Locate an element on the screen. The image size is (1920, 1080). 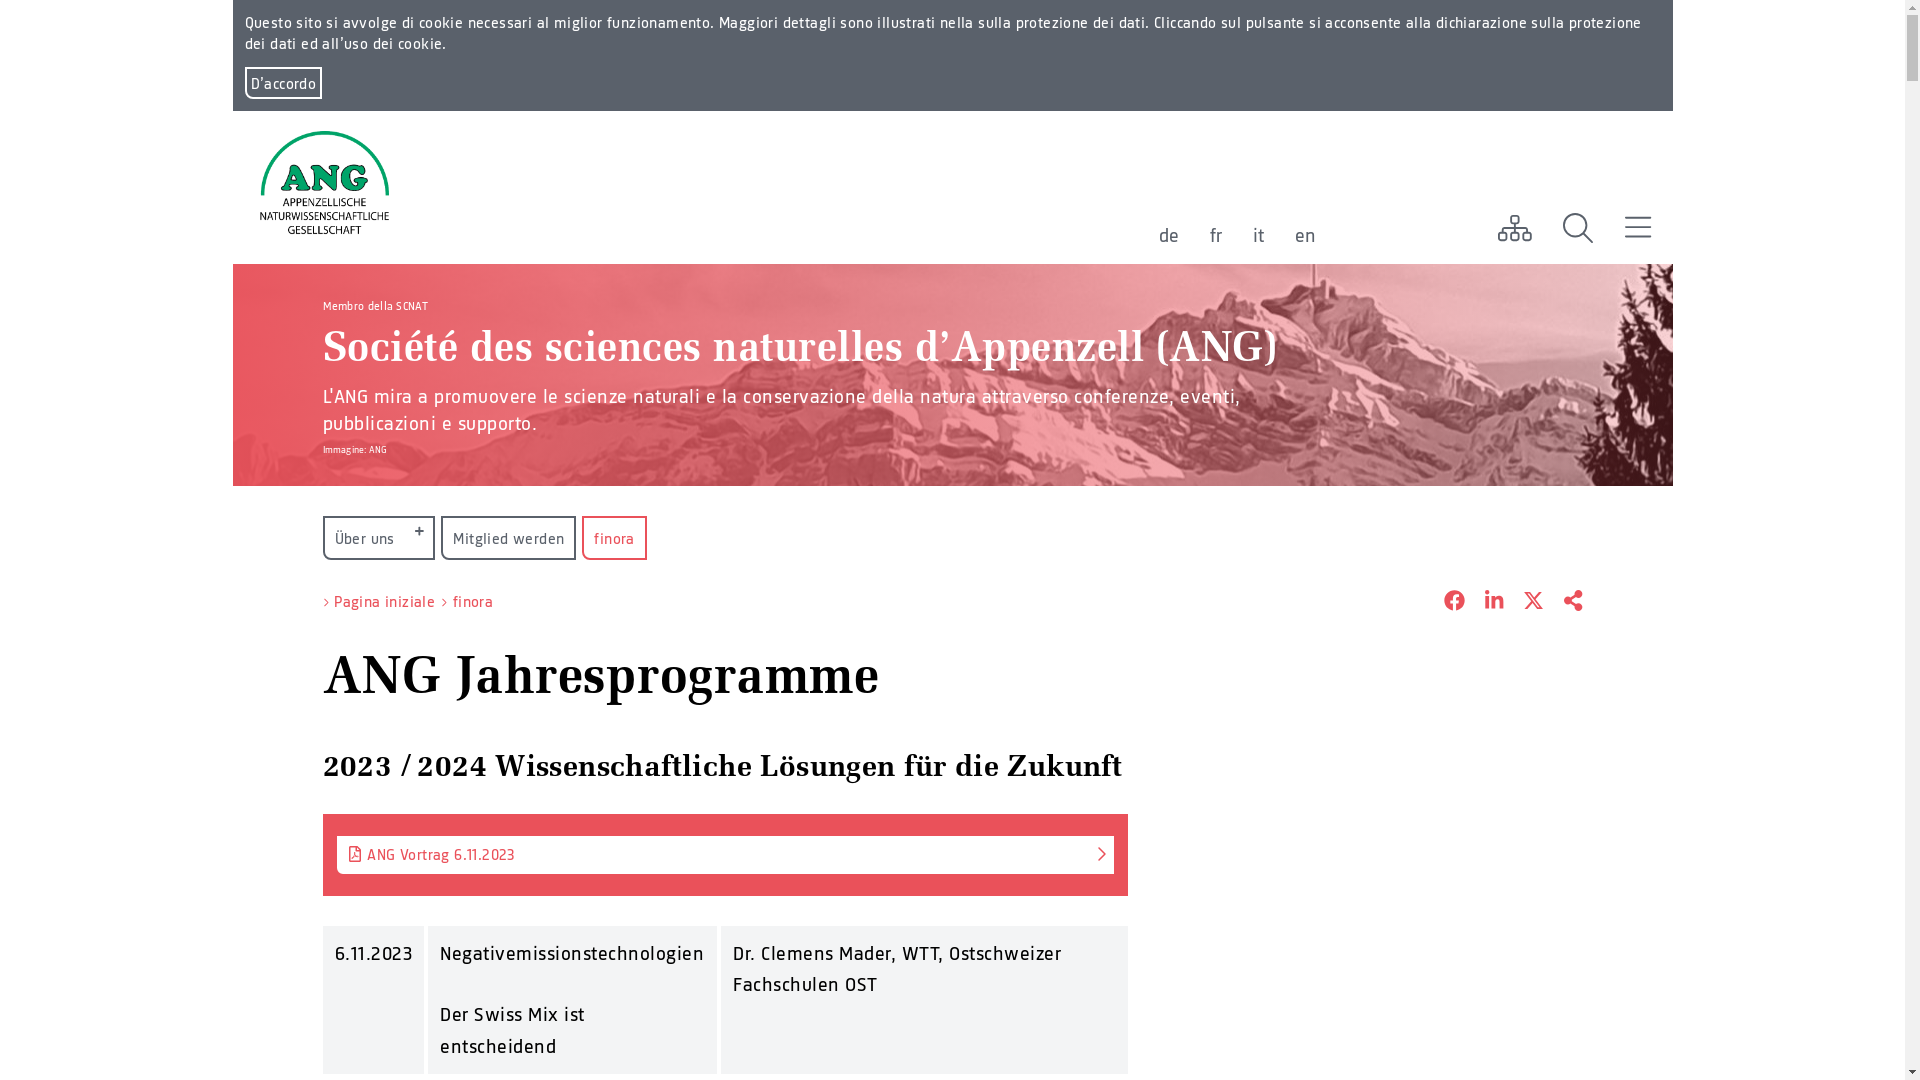
'Pagina iniziale' is located at coordinates (384, 600).